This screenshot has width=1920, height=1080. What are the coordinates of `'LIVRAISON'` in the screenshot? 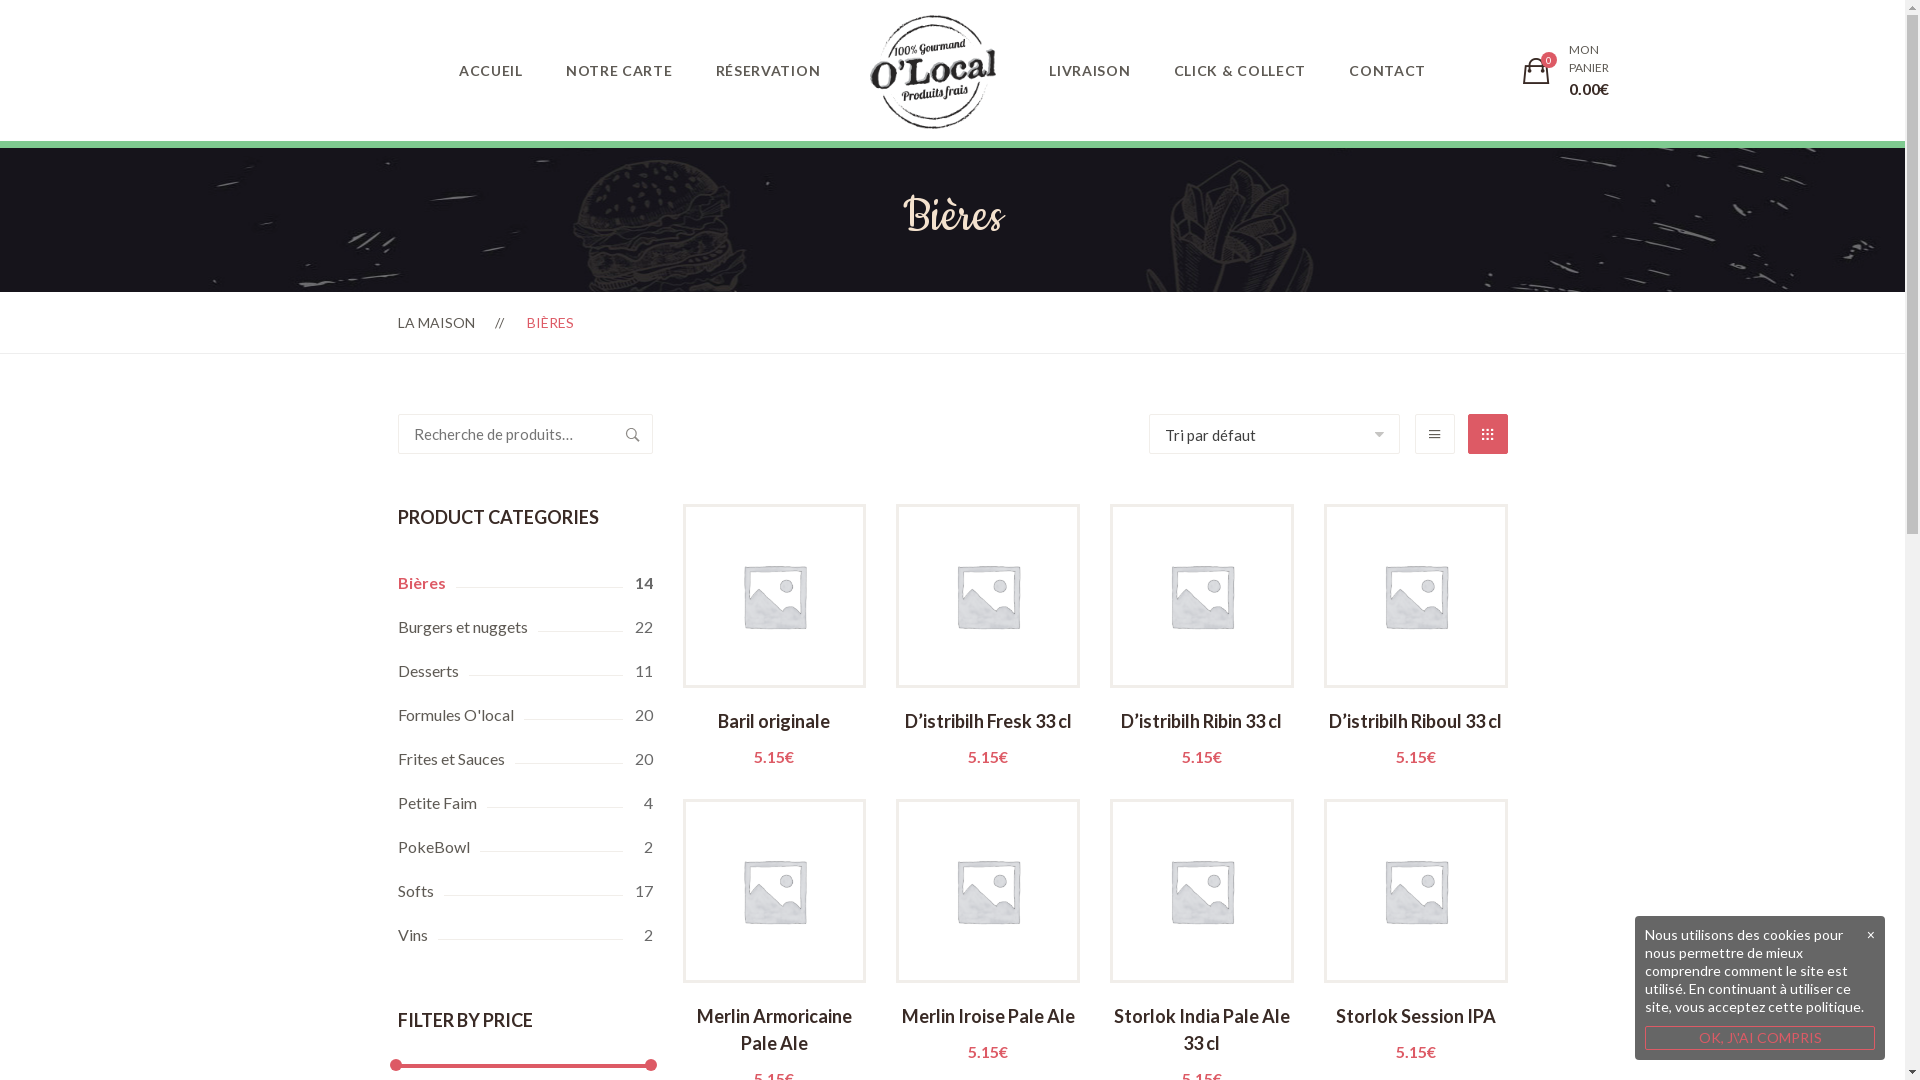 It's located at (1088, 69).